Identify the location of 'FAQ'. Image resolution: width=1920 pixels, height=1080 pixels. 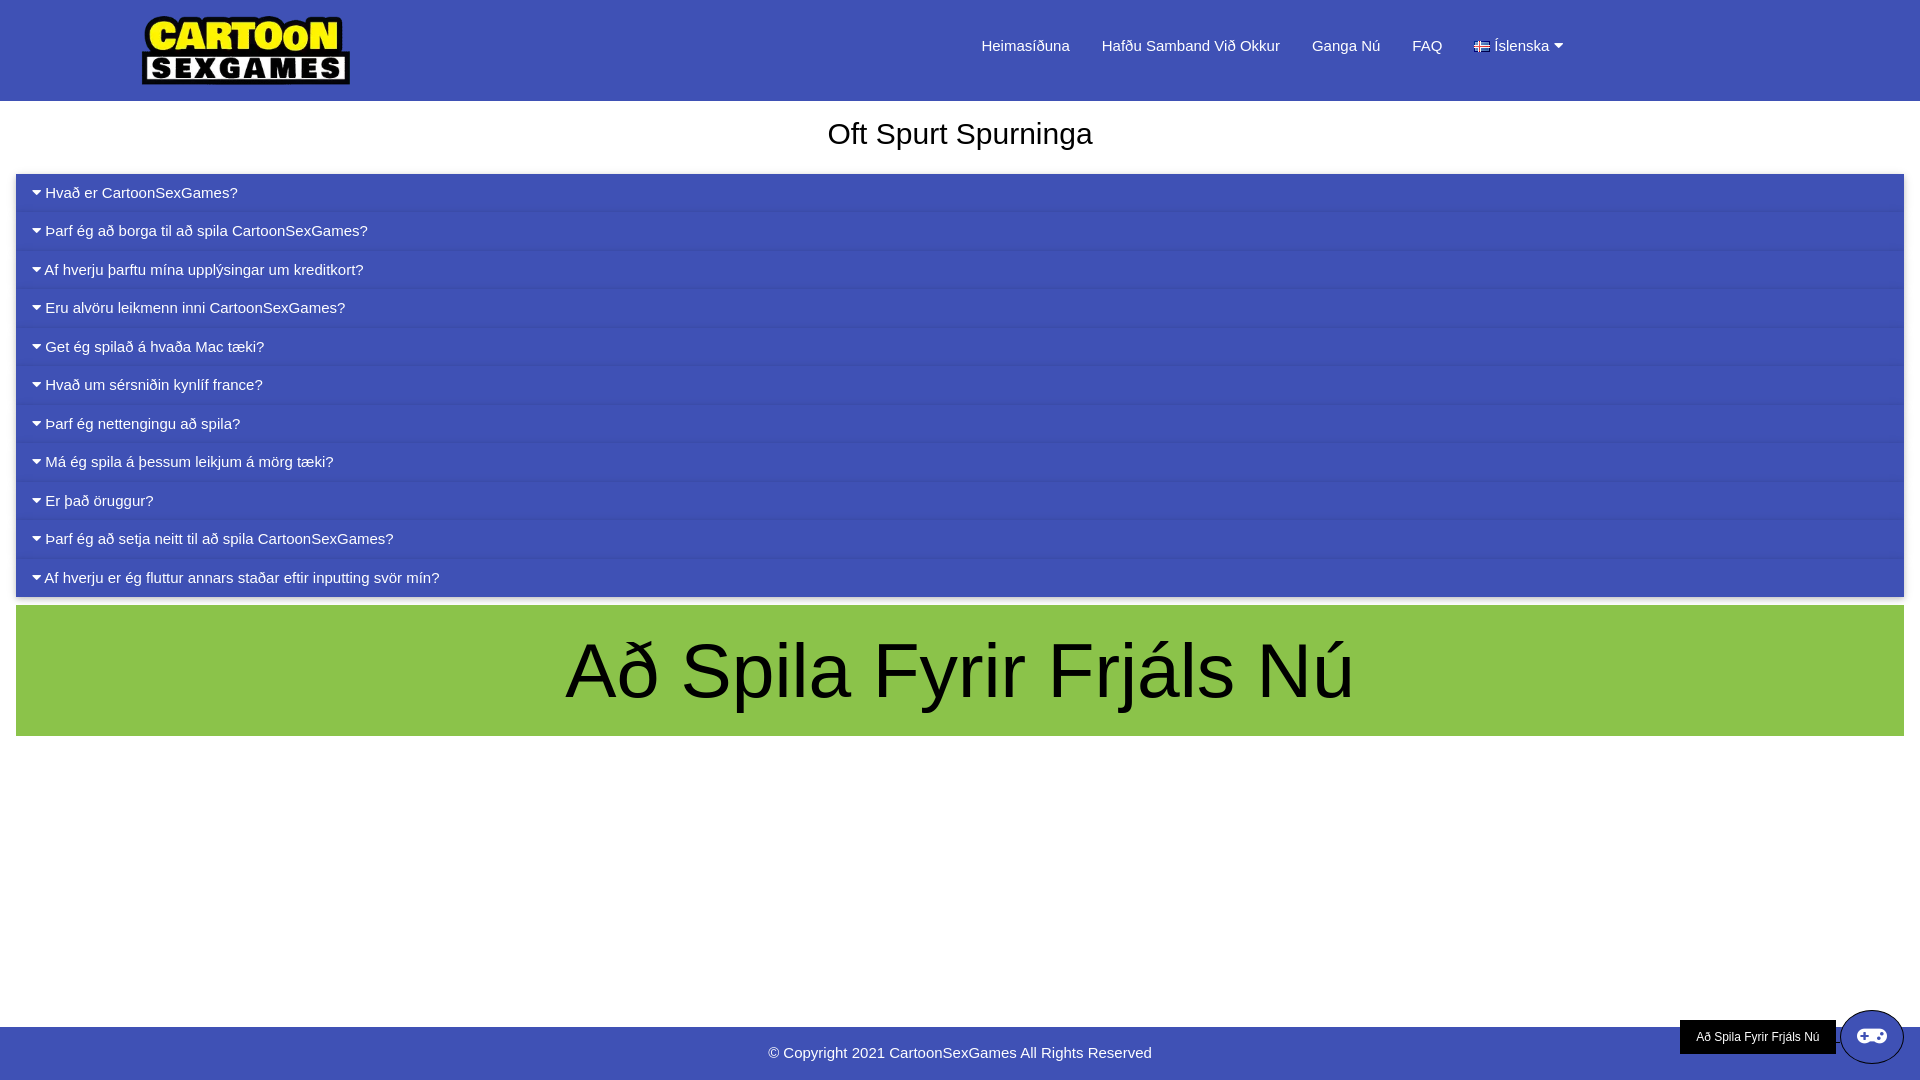
(1425, 45).